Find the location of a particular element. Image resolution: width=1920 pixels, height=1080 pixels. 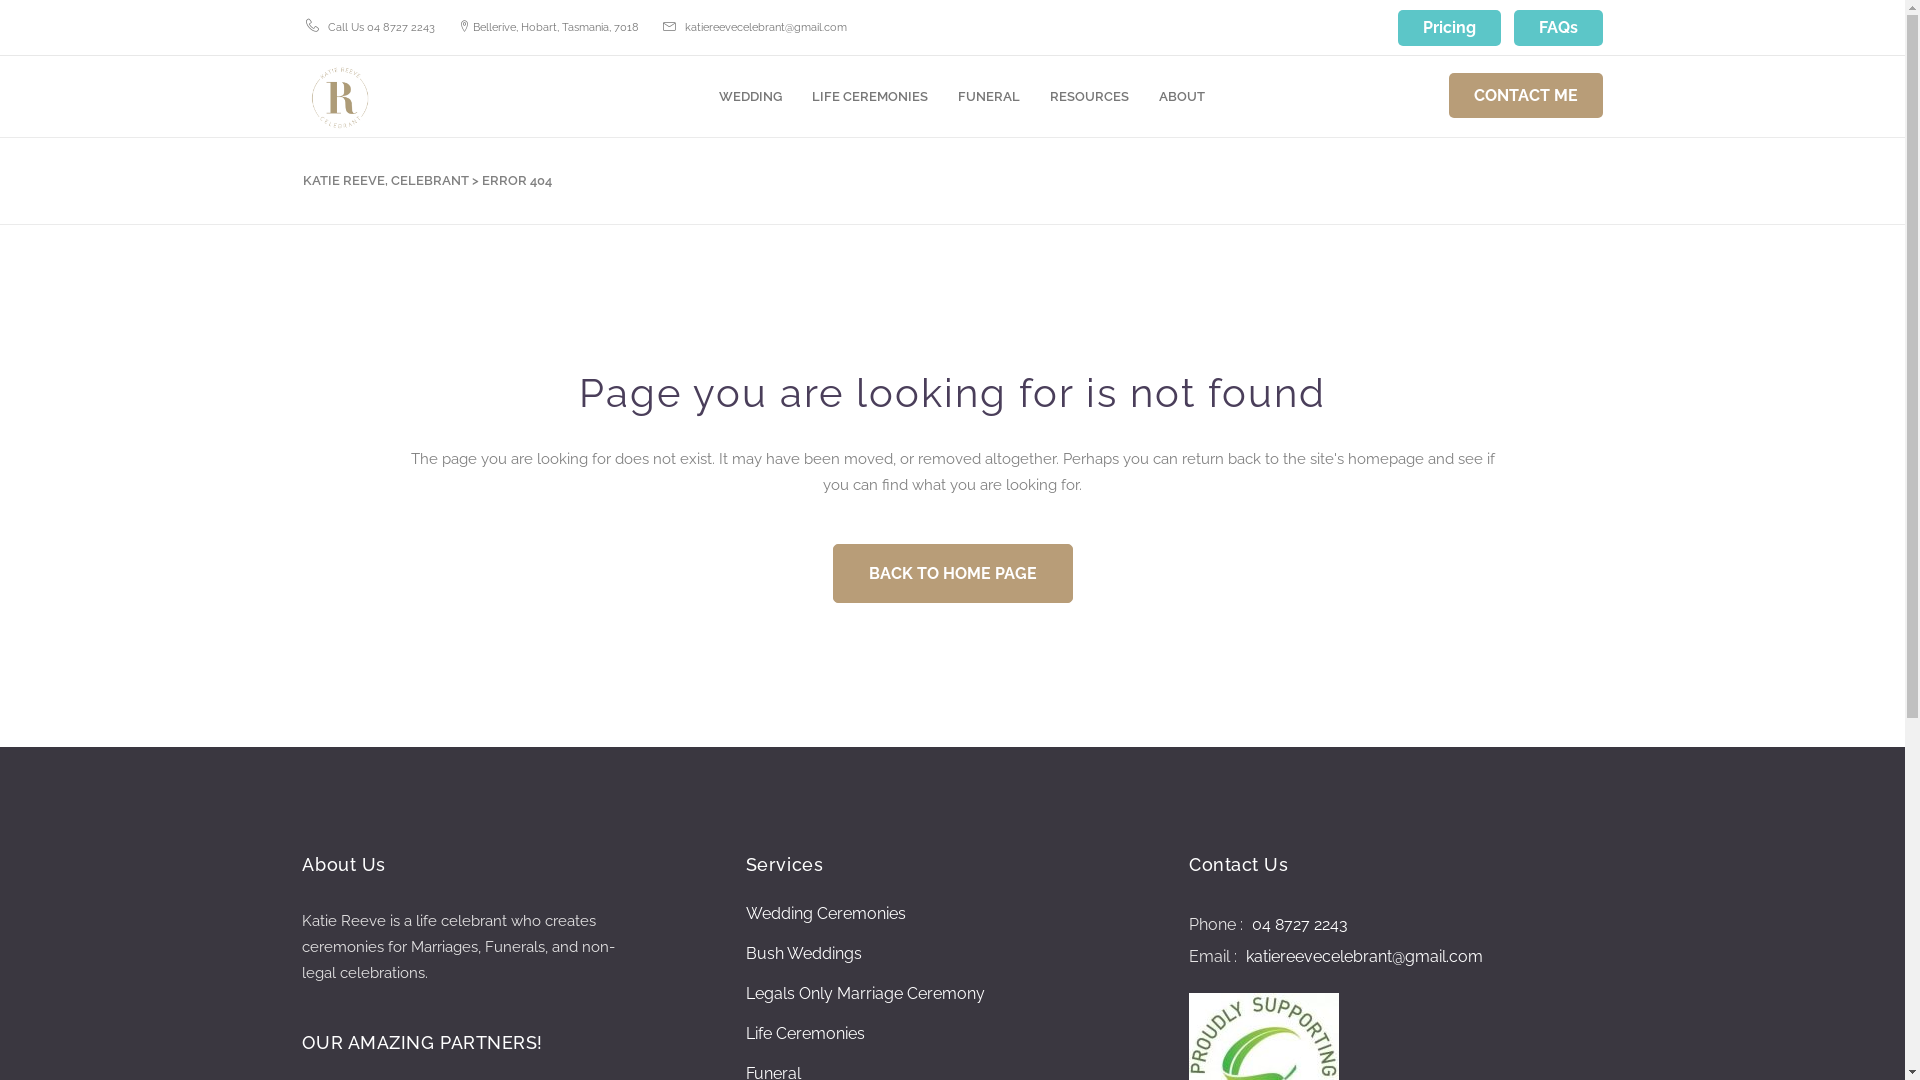

'ABOUT' is located at coordinates (1181, 96).